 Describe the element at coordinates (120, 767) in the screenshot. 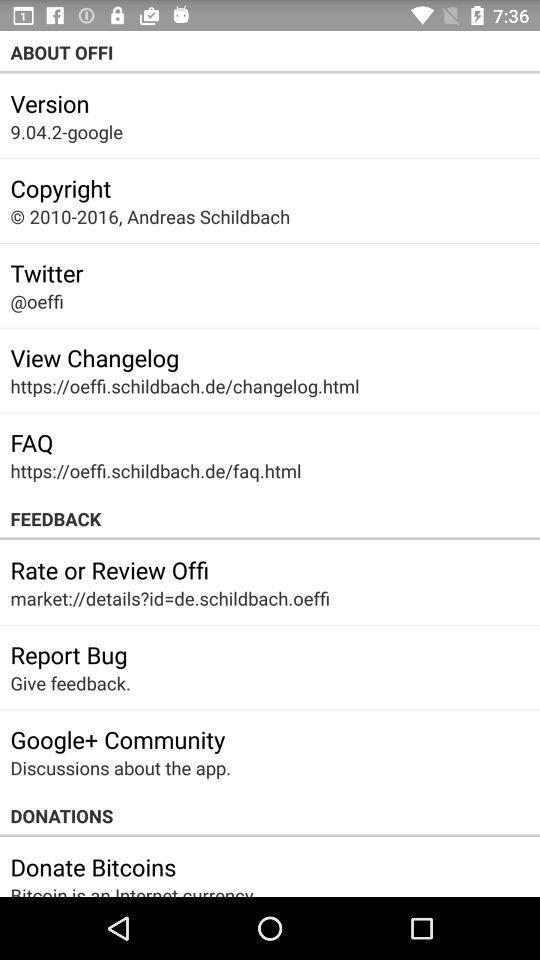

I see `item above the donations` at that location.